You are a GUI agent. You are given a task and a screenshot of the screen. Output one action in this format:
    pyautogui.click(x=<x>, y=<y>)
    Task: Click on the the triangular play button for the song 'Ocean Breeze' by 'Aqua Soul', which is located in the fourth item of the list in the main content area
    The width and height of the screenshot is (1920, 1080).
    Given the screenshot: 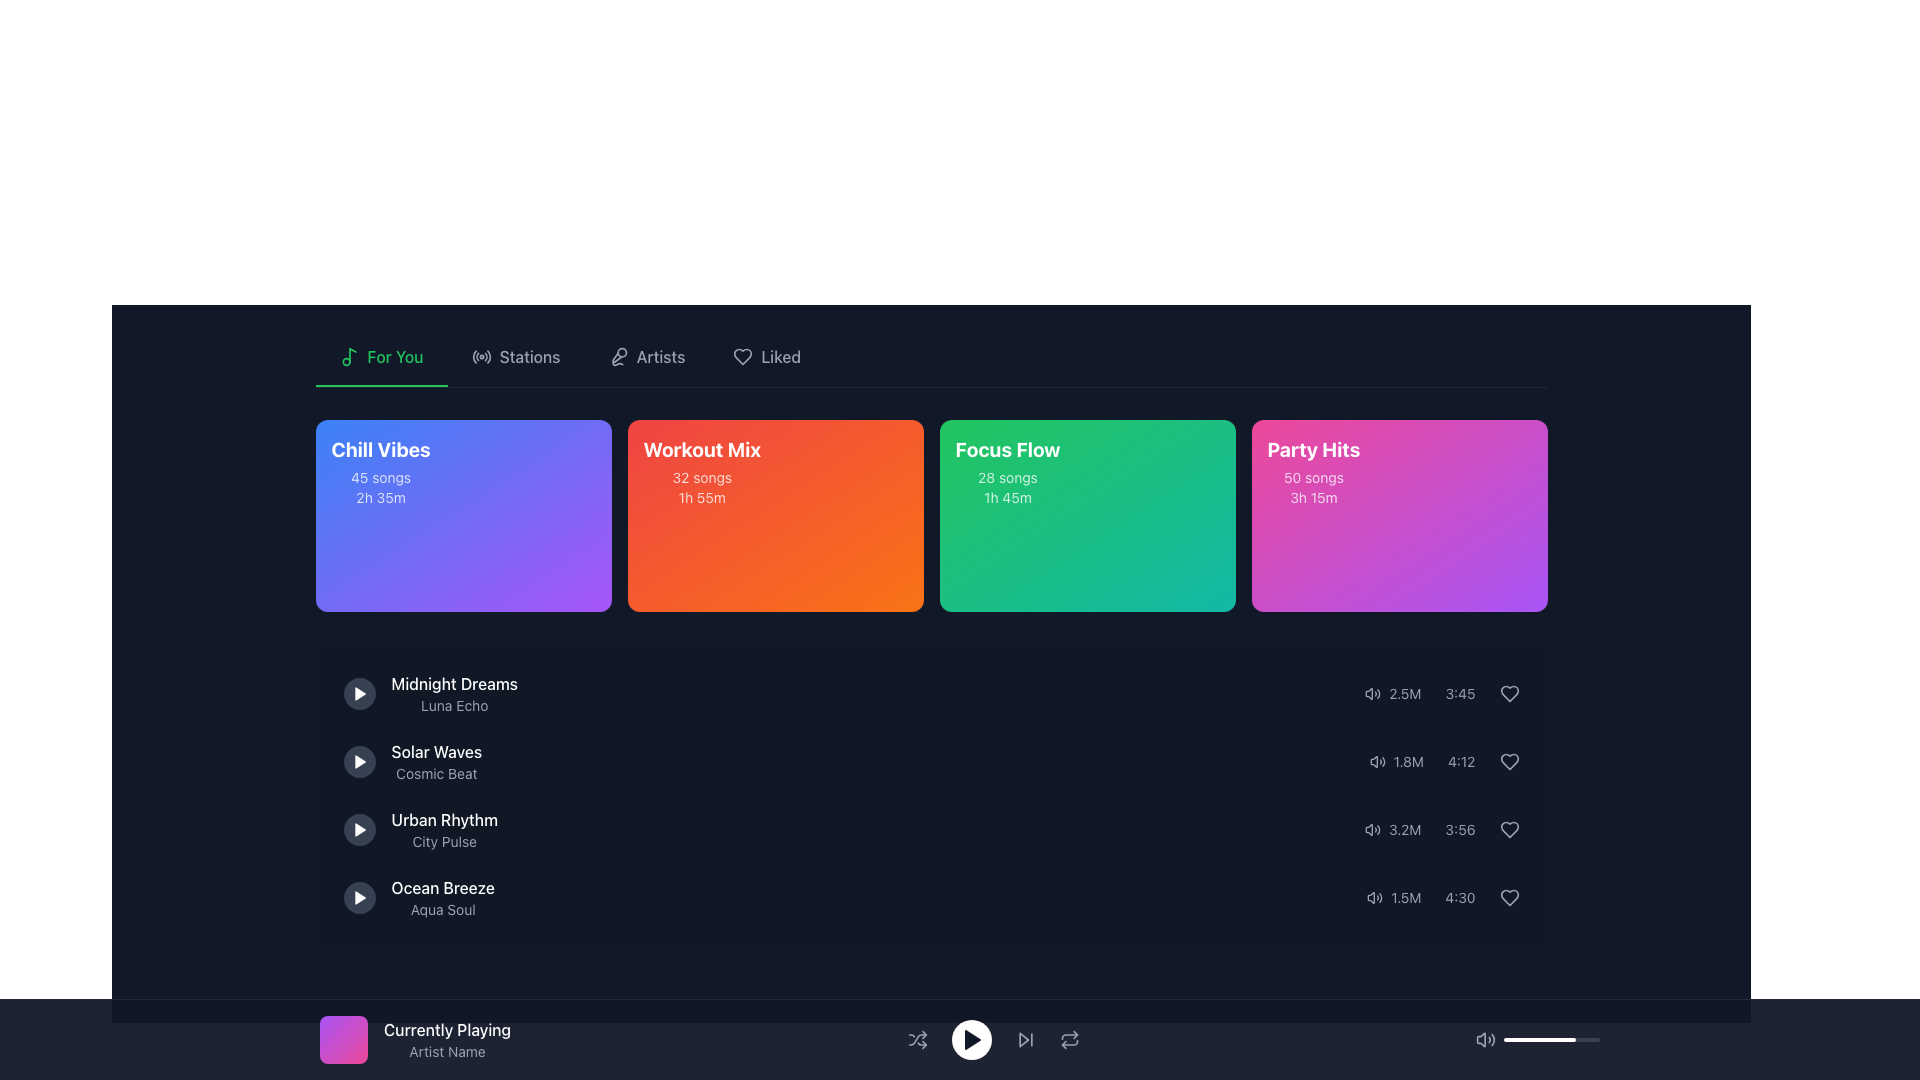 What is the action you would take?
    pyautogui.click(x=360, y=897)
    